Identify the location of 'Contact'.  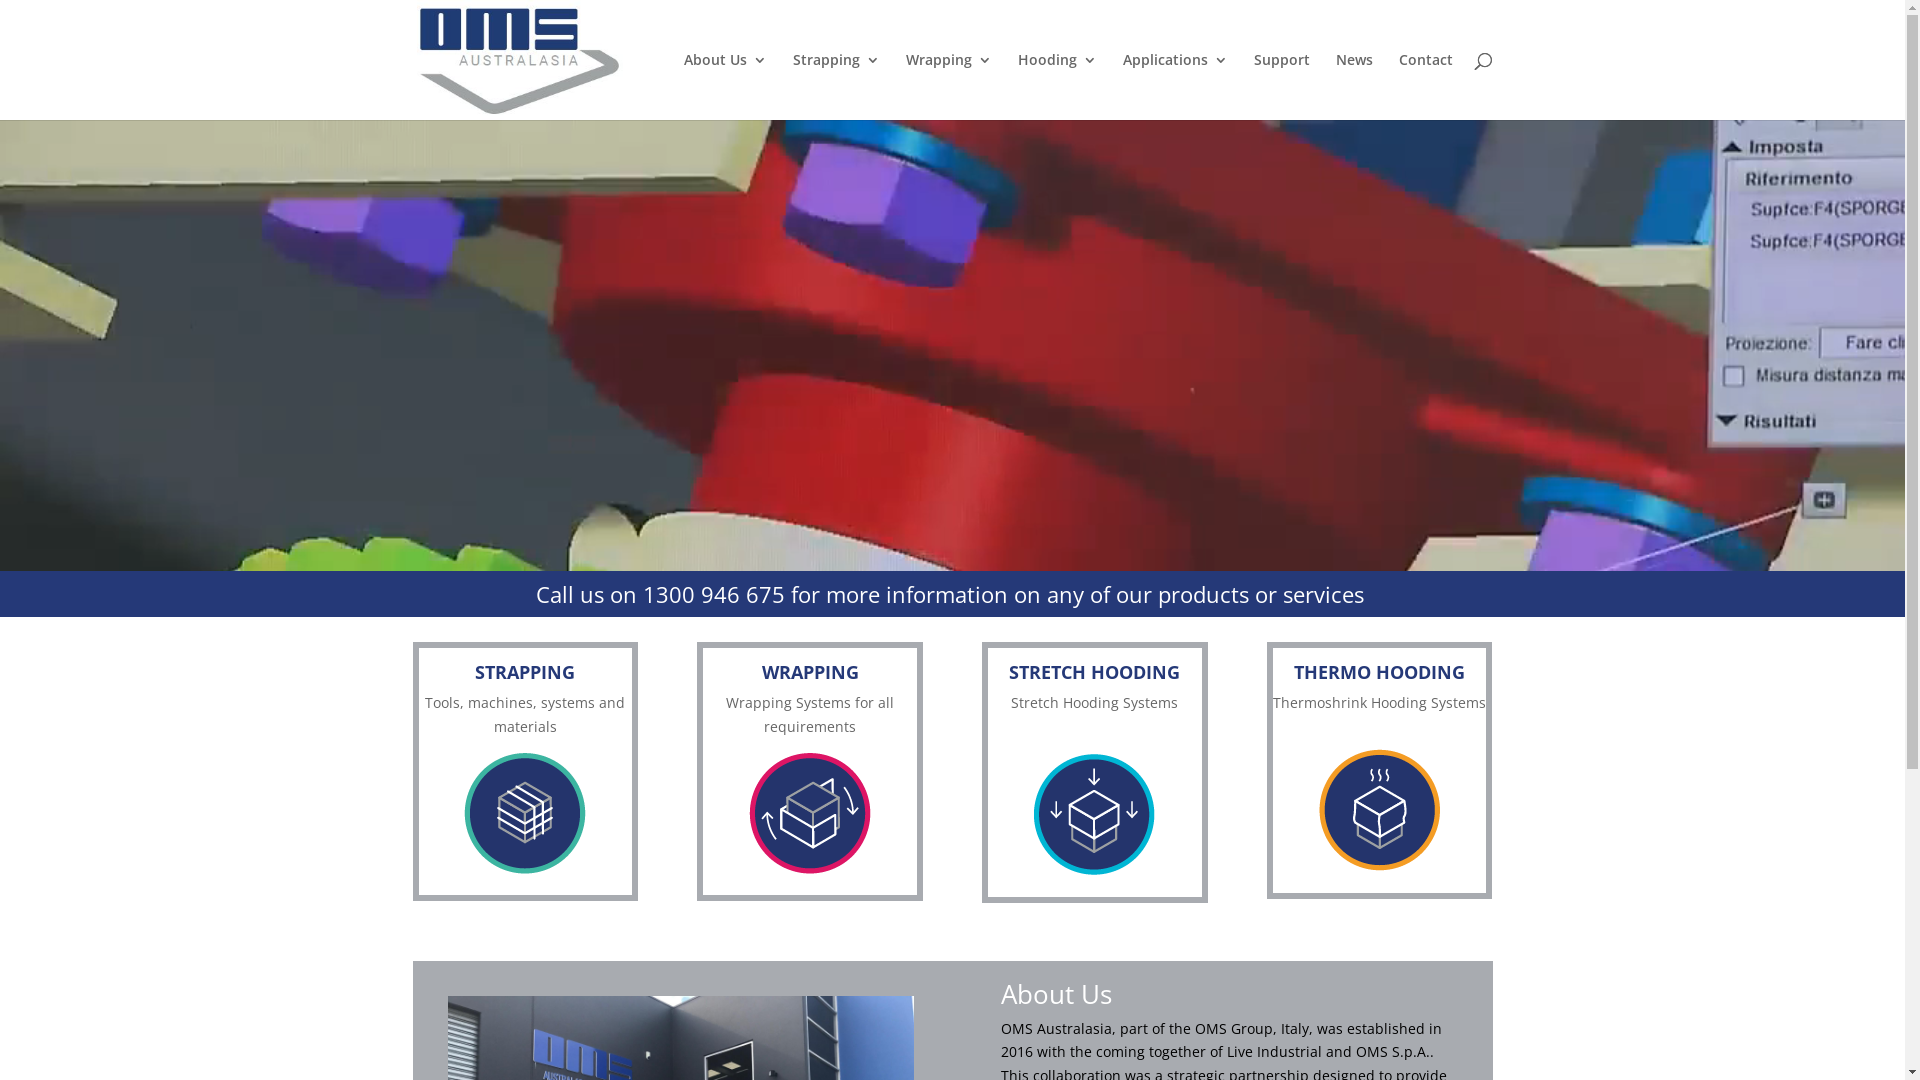
(1424, 85).